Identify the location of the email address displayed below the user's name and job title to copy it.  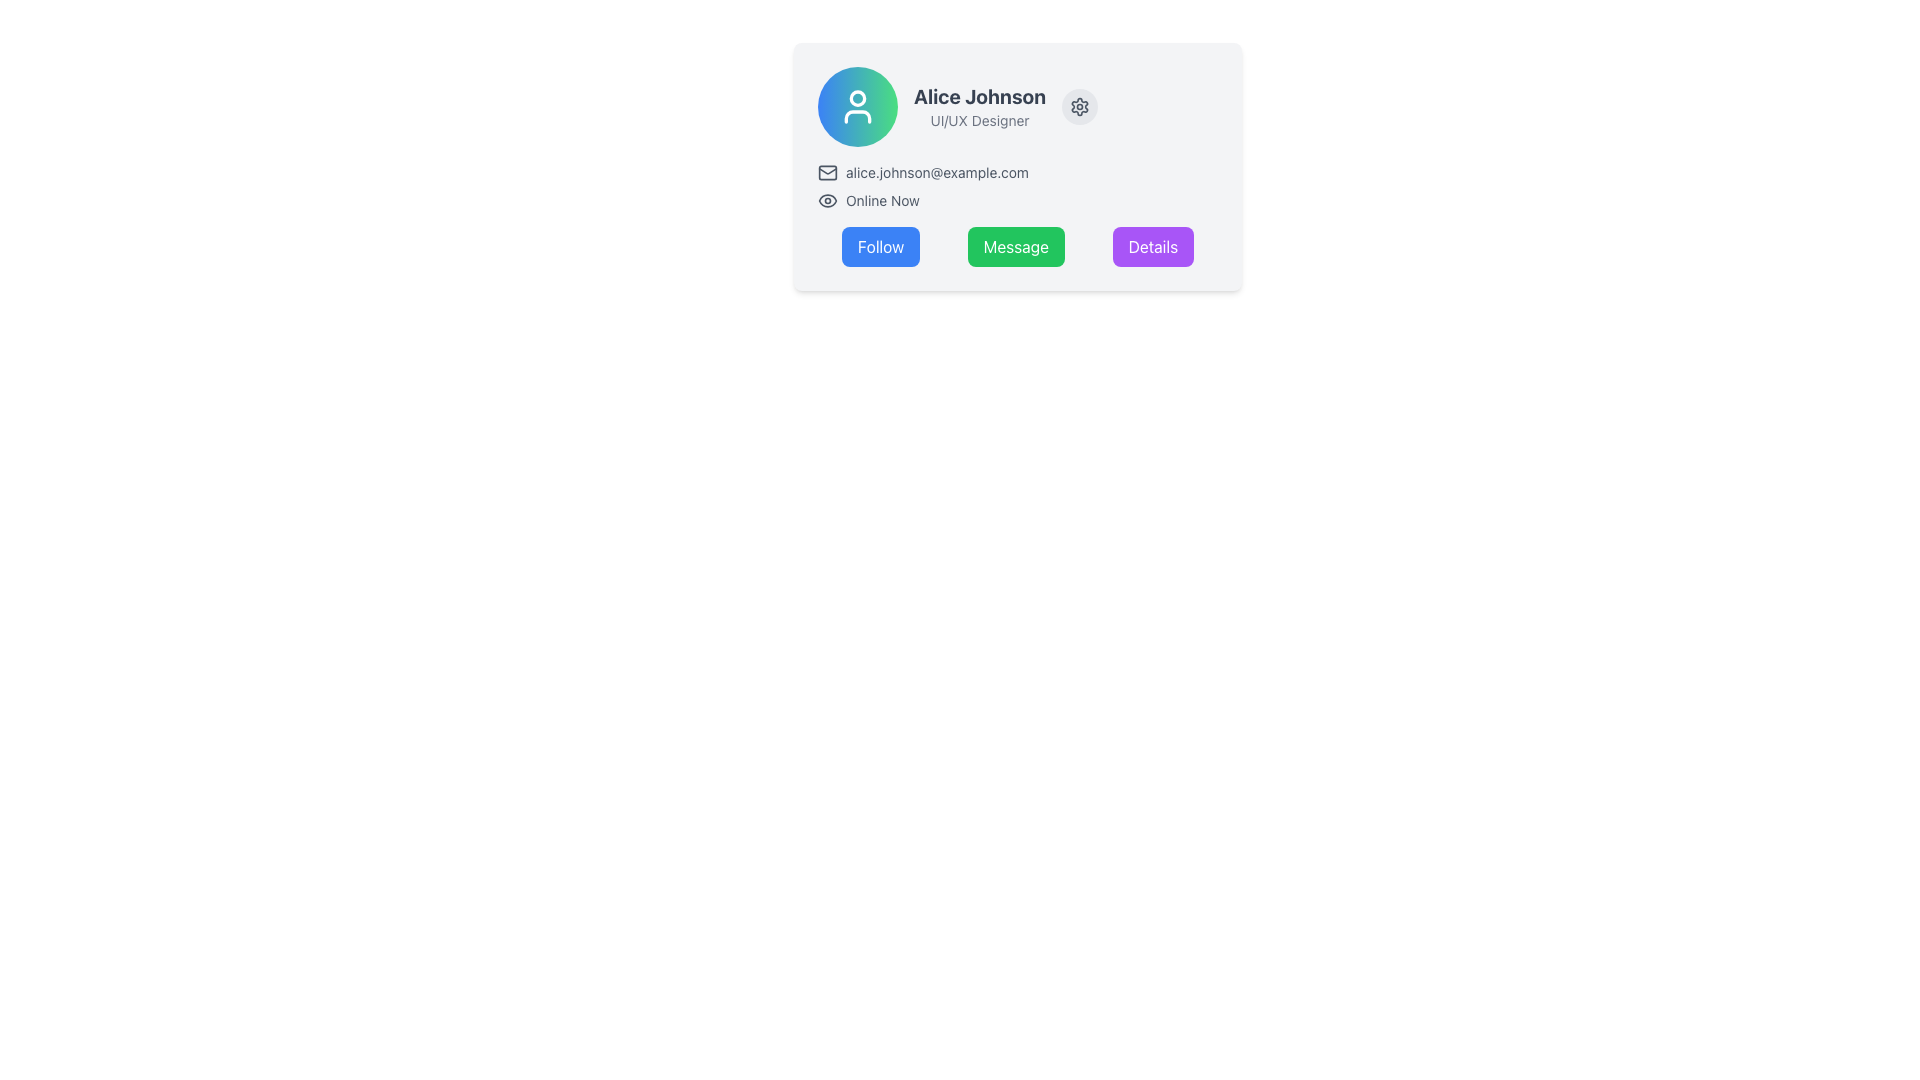
(1017, 172).